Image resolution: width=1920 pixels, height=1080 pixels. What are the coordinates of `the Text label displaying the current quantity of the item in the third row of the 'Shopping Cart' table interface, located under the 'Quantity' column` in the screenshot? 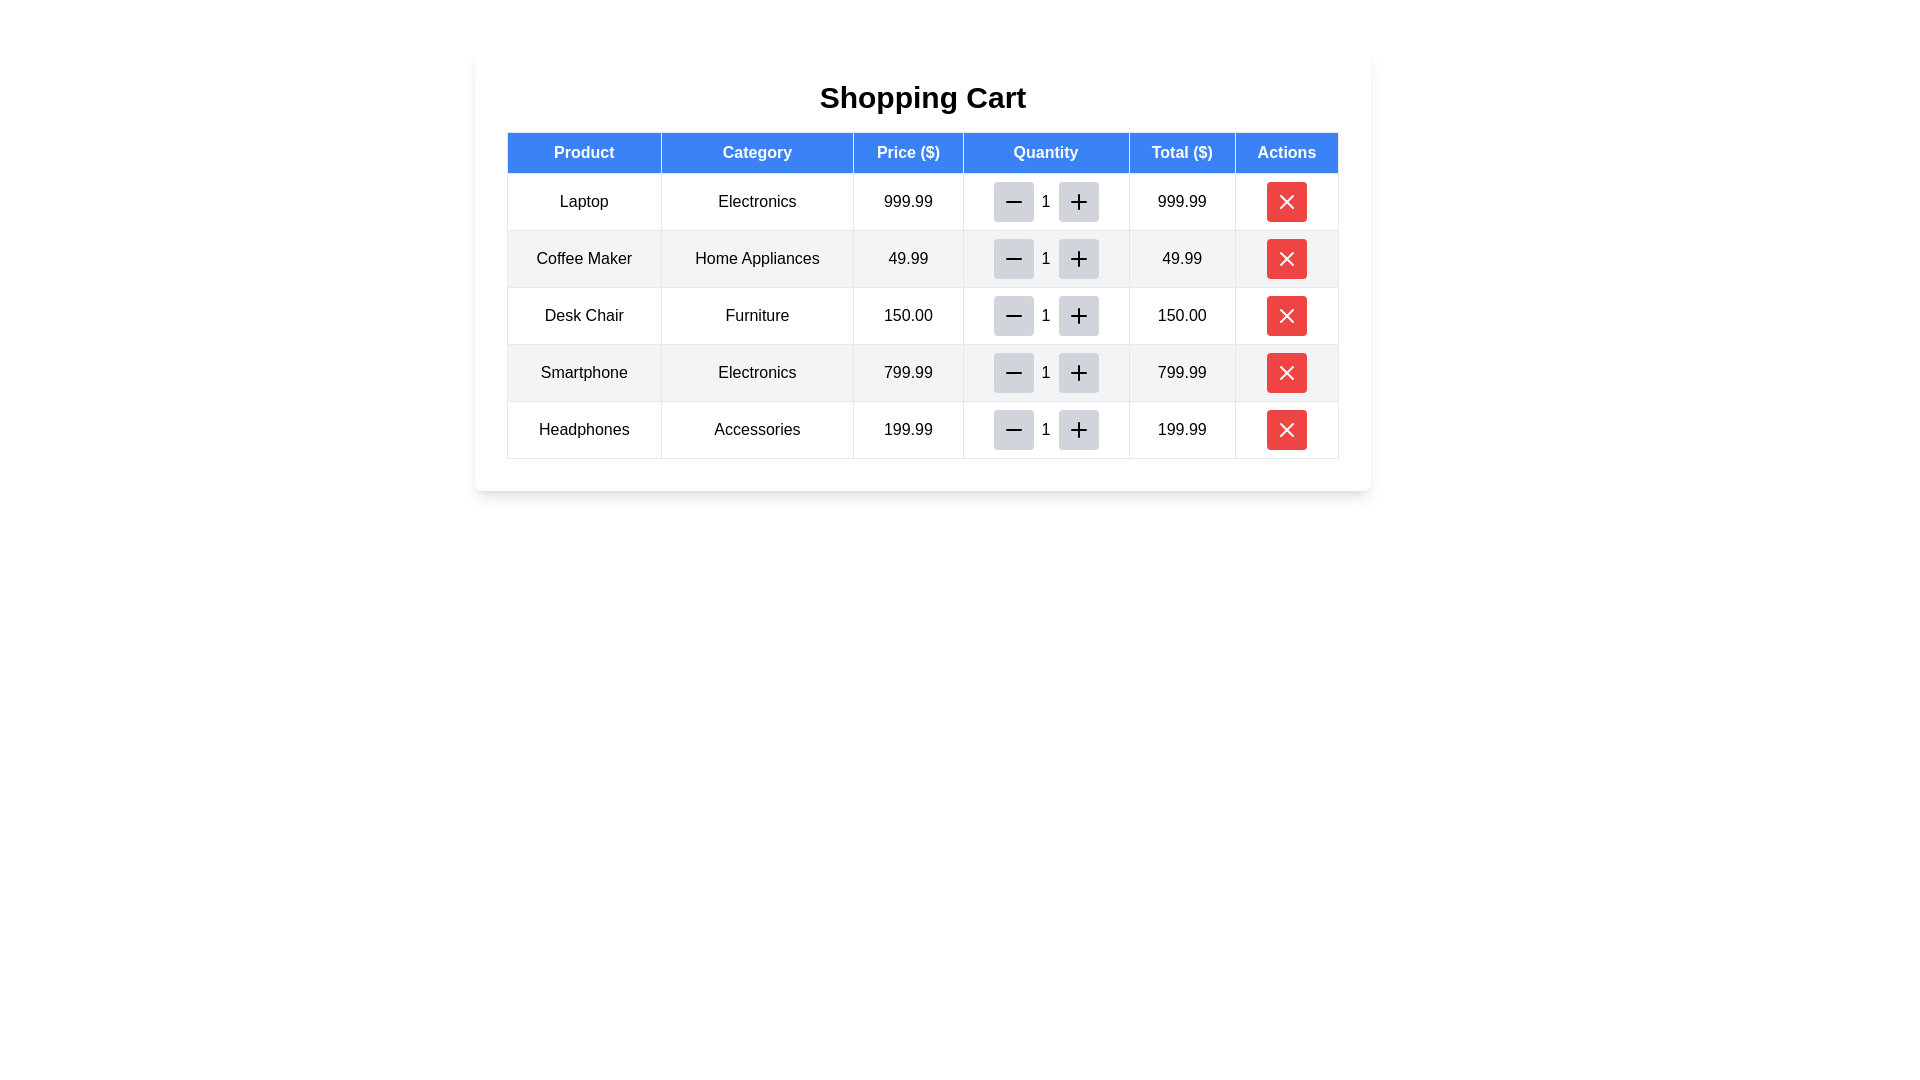 It's located at (1045, 315).